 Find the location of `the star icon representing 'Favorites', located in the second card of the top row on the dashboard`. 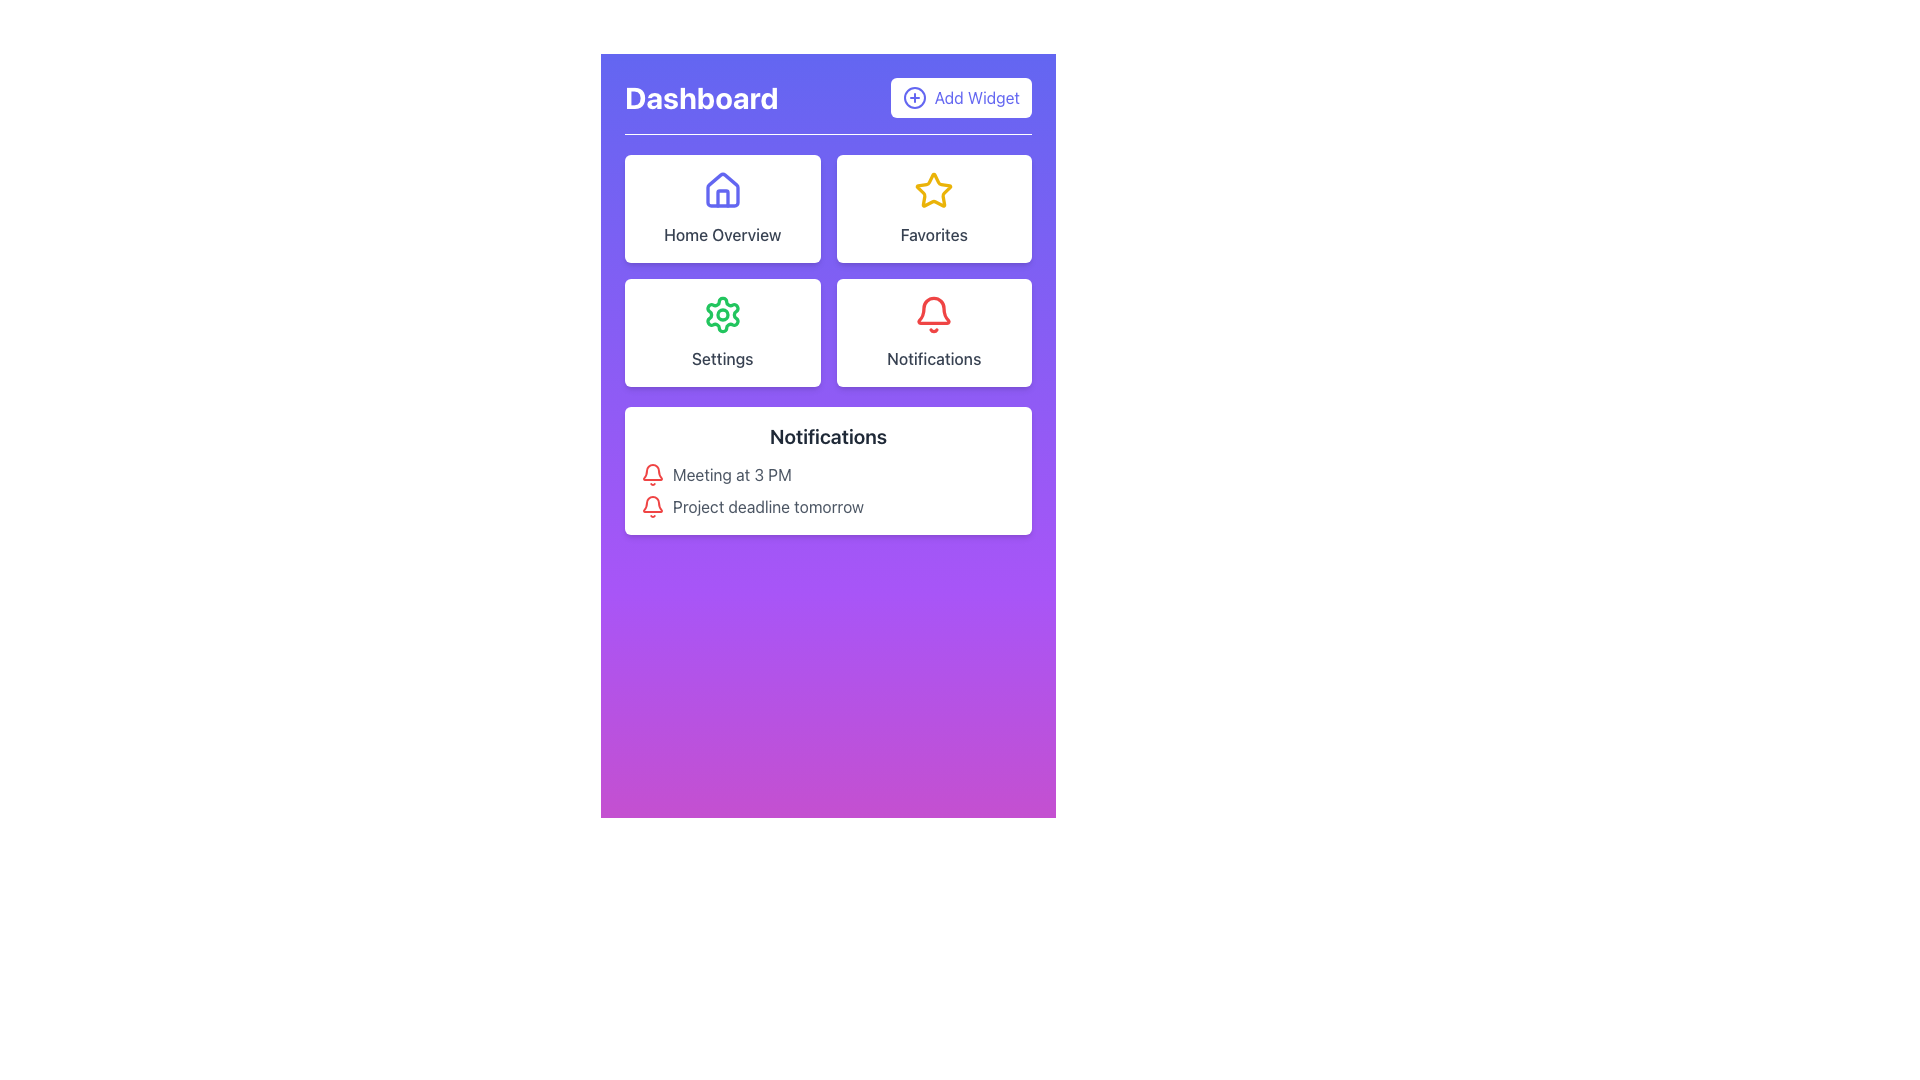

the star icon representing 'Favorites', located in the second card of the top row on the dashboard is located at coordinates (933, 191).